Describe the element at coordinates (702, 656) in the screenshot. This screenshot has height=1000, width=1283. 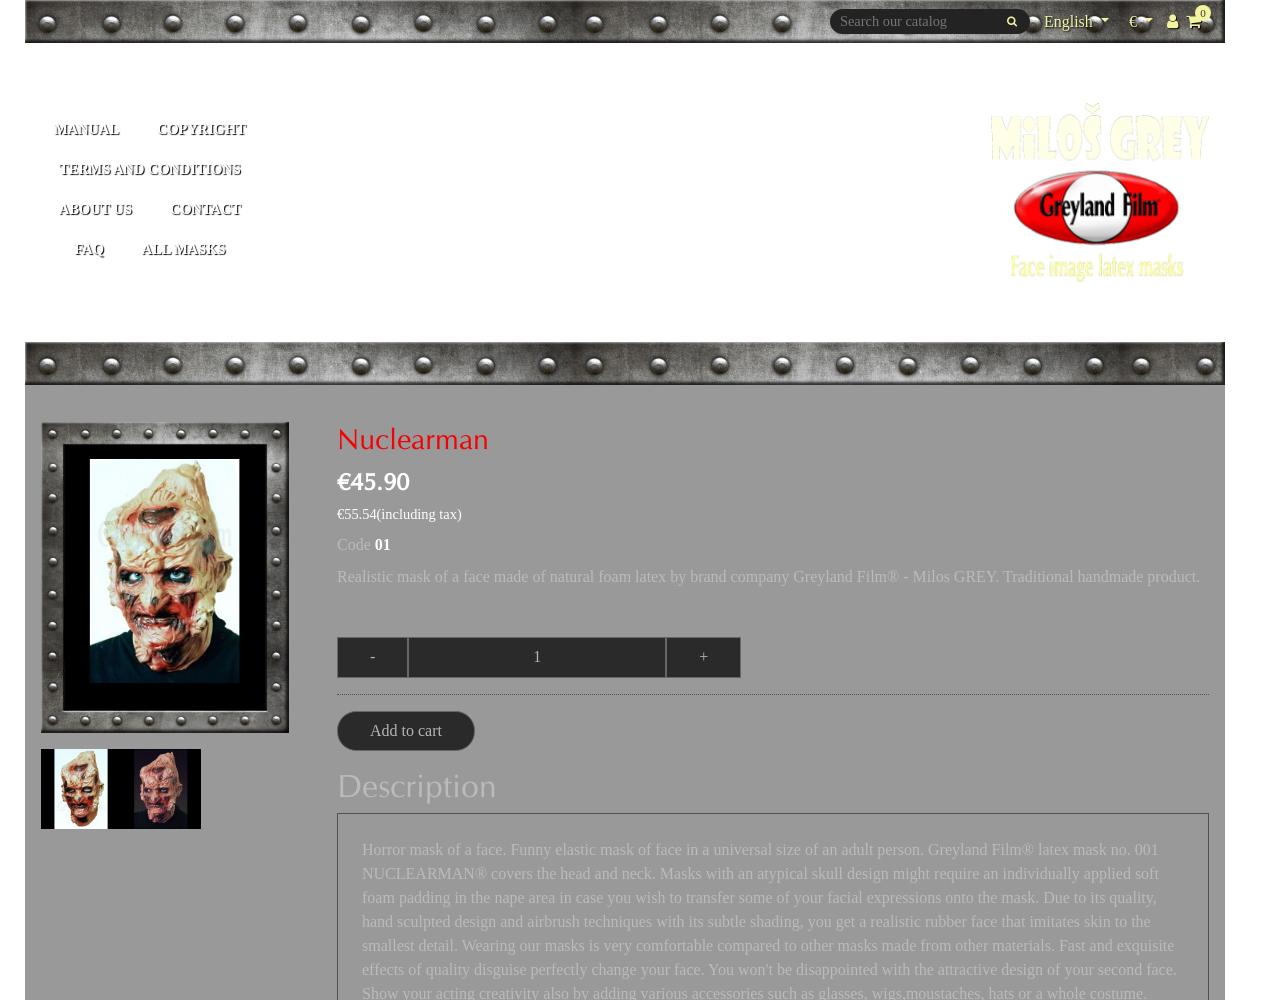
I see `'+'` at that location.